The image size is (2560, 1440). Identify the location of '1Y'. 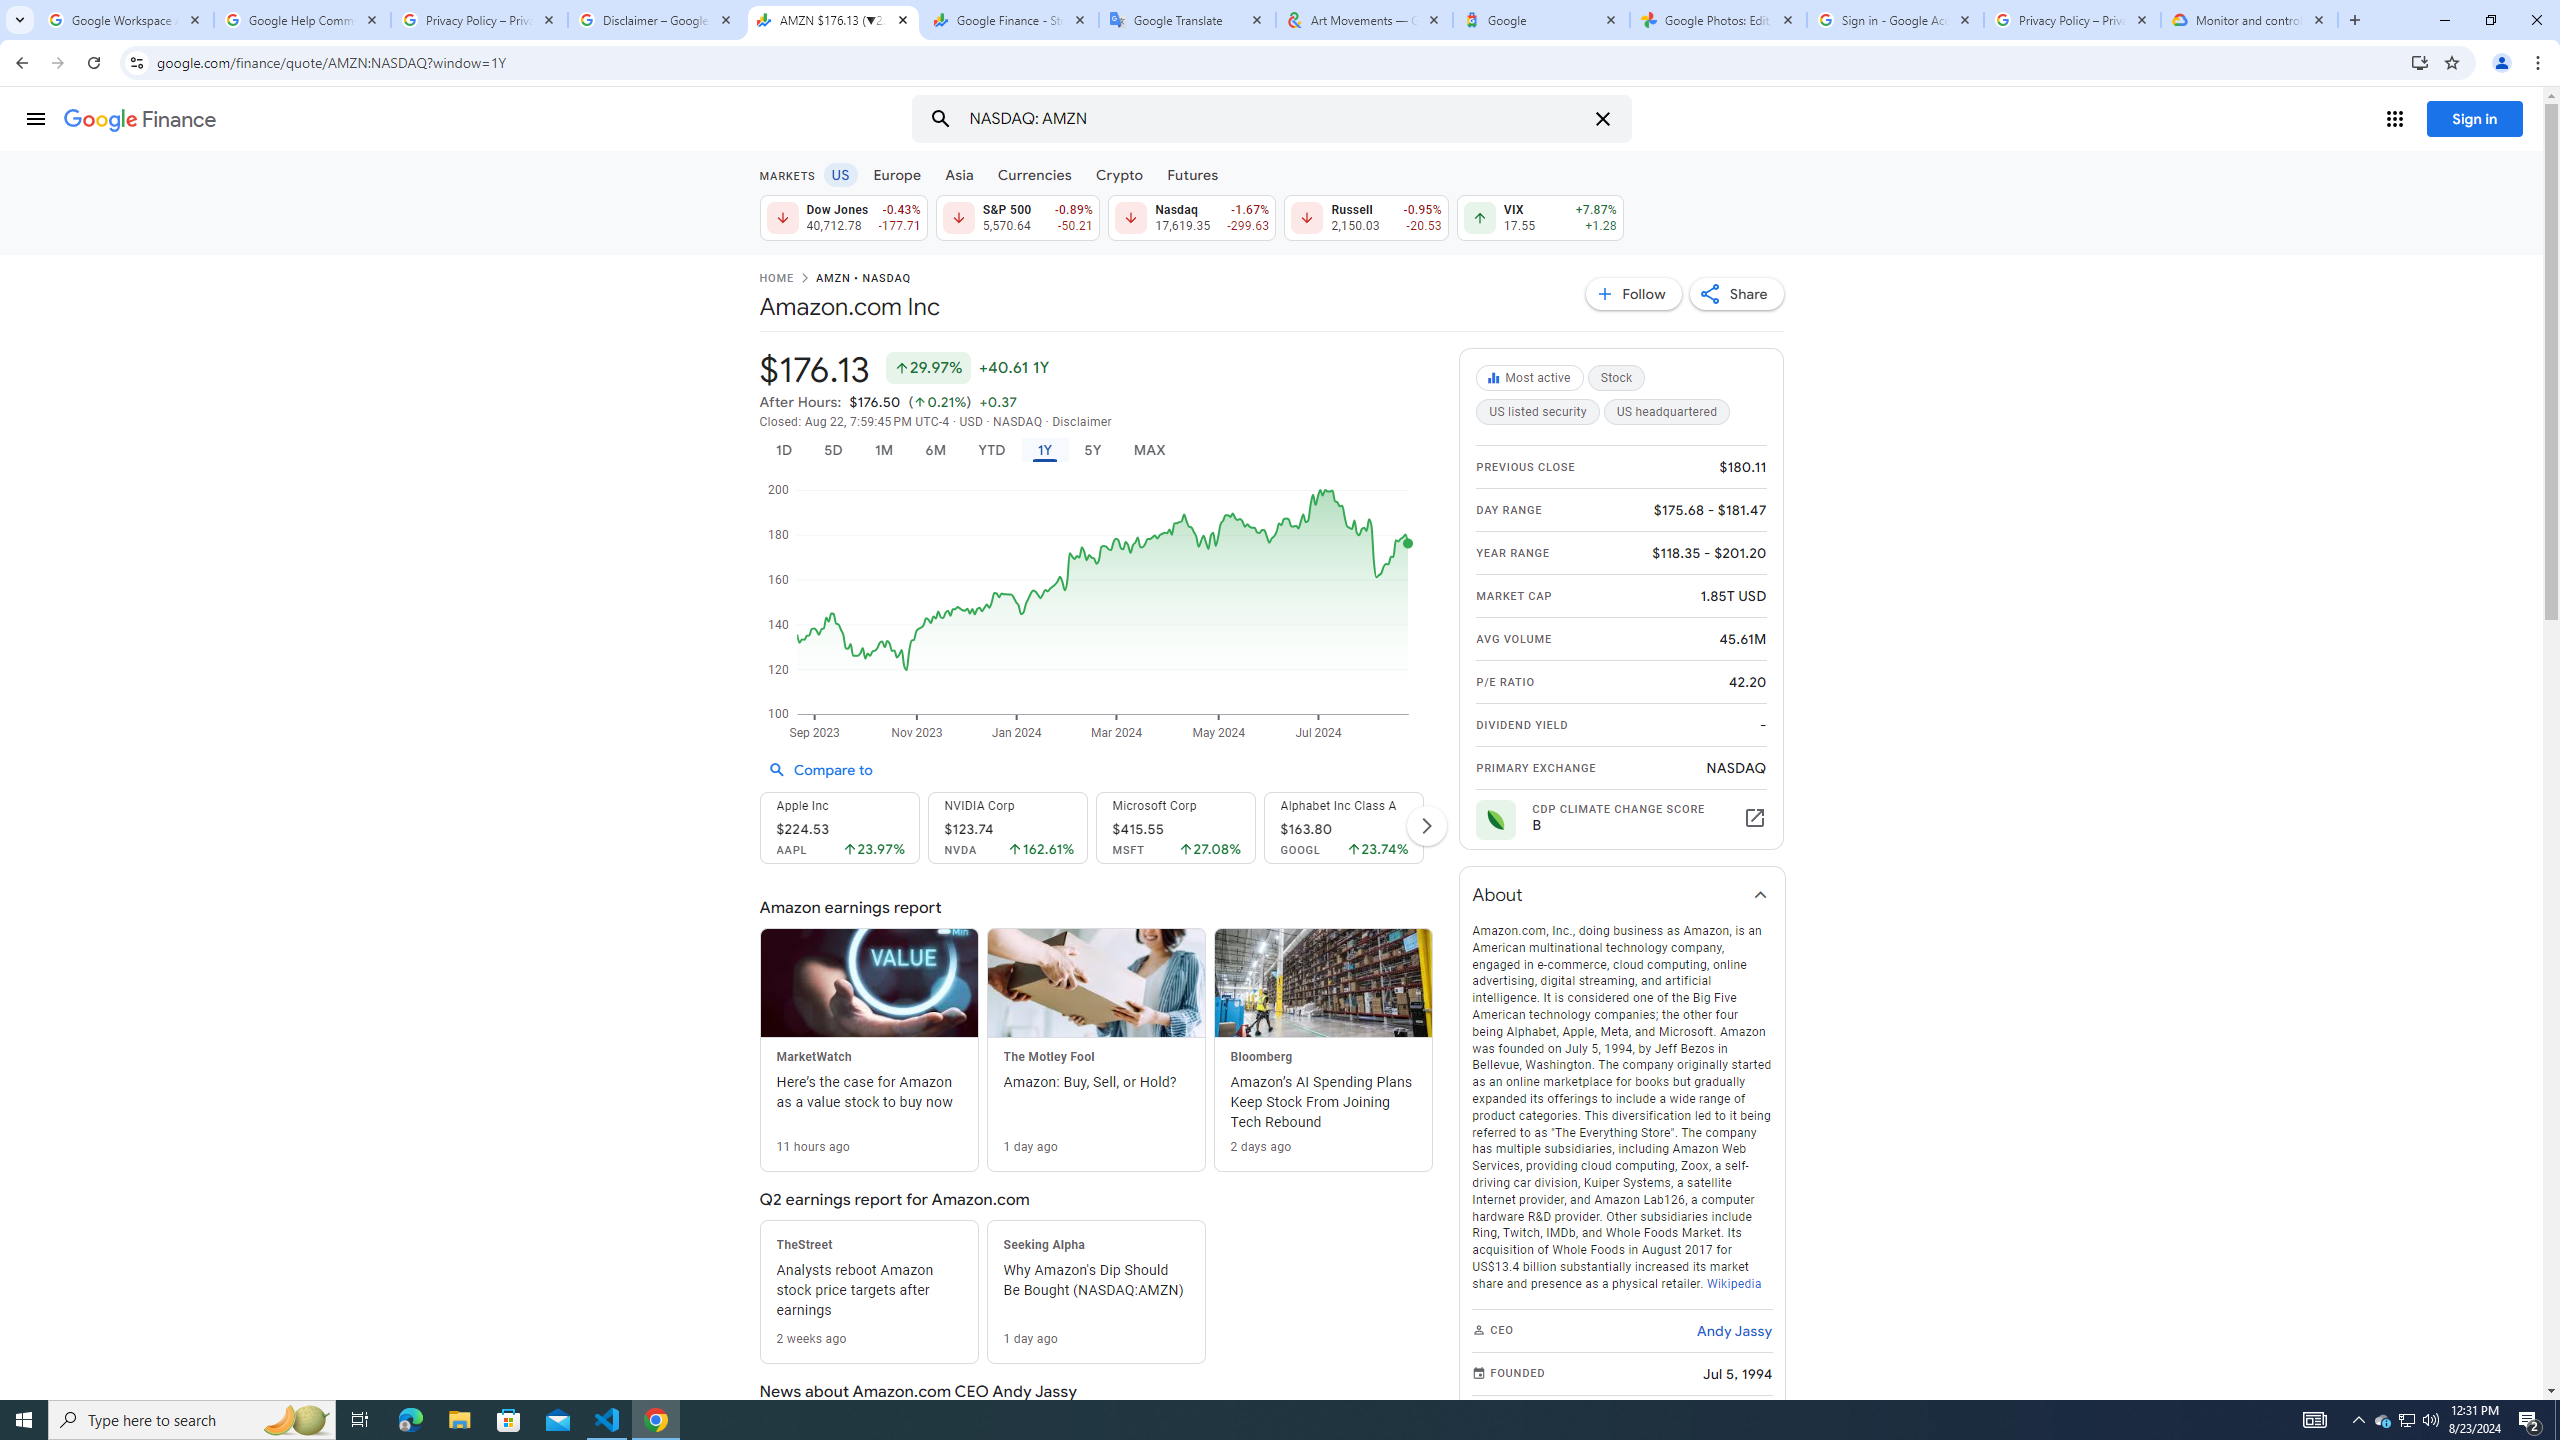
(1044, 449).